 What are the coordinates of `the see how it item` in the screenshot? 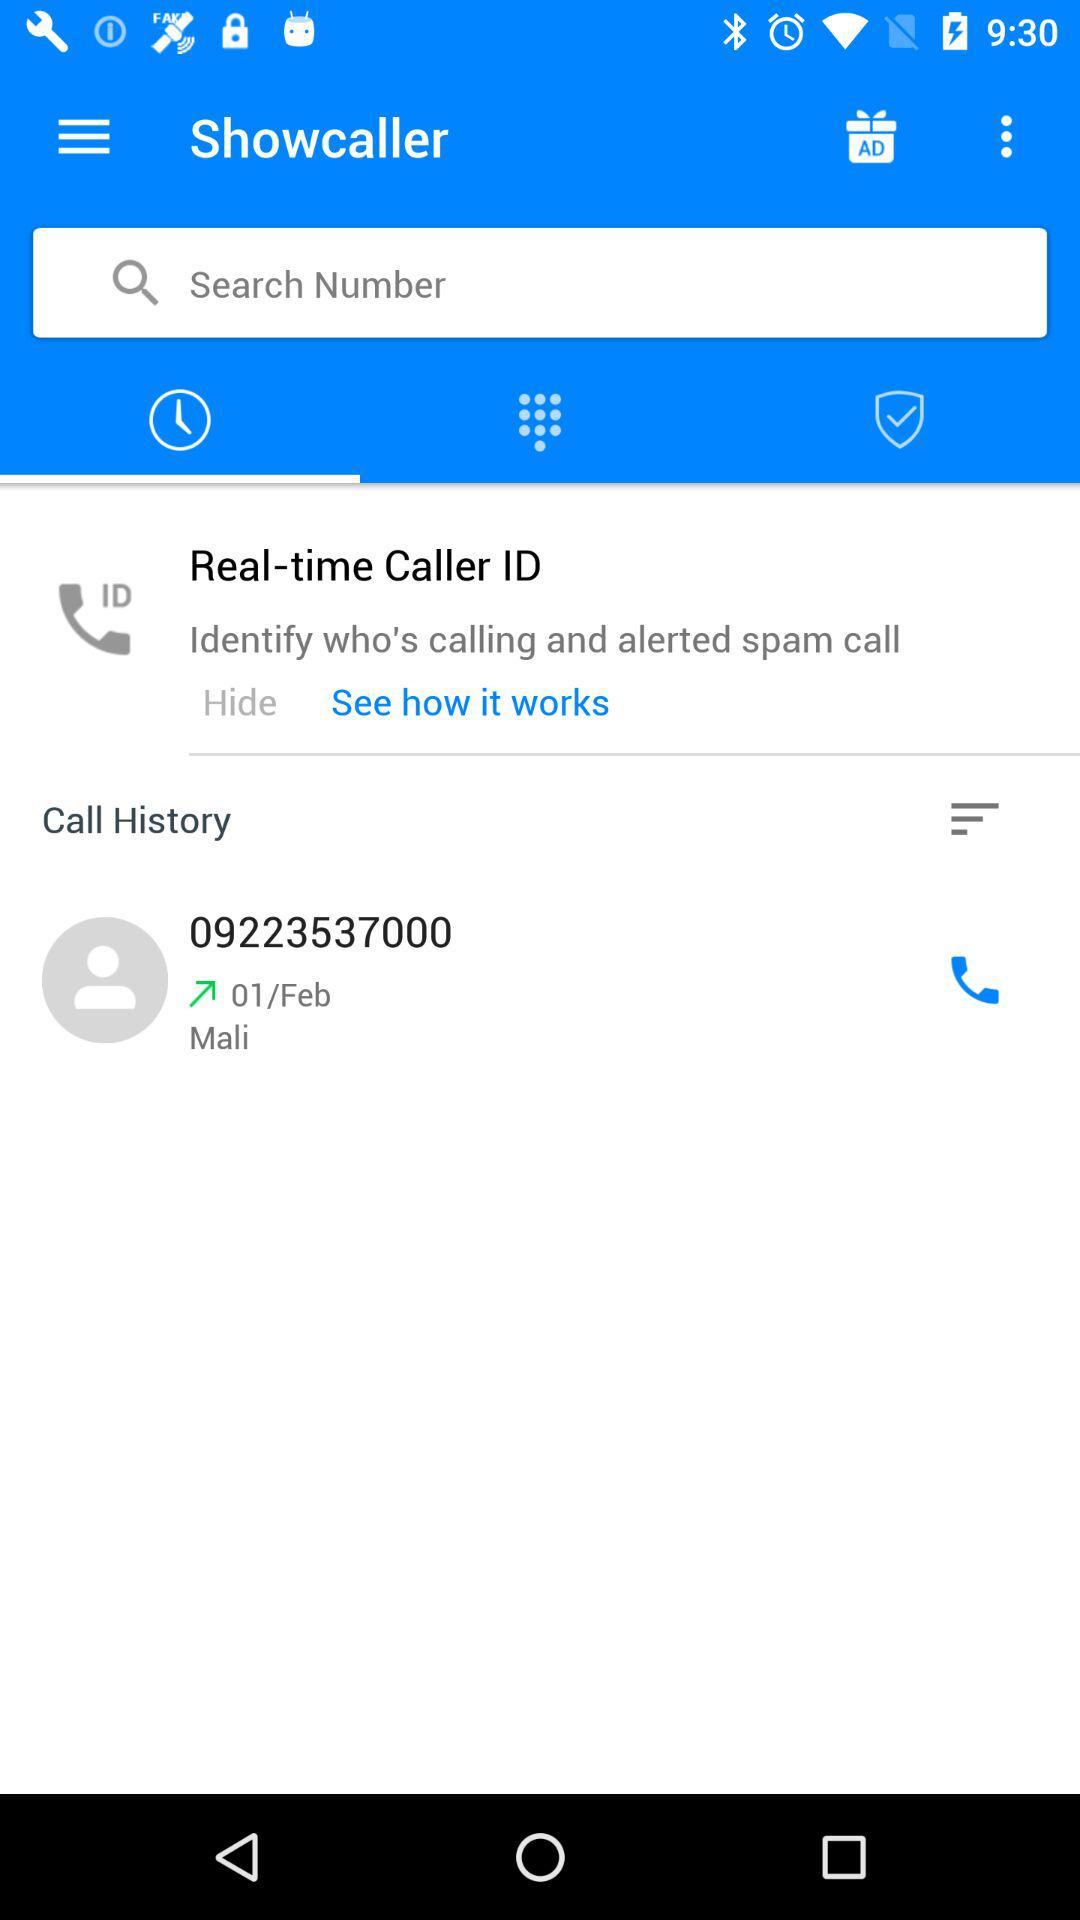 It's located at (470, 701).